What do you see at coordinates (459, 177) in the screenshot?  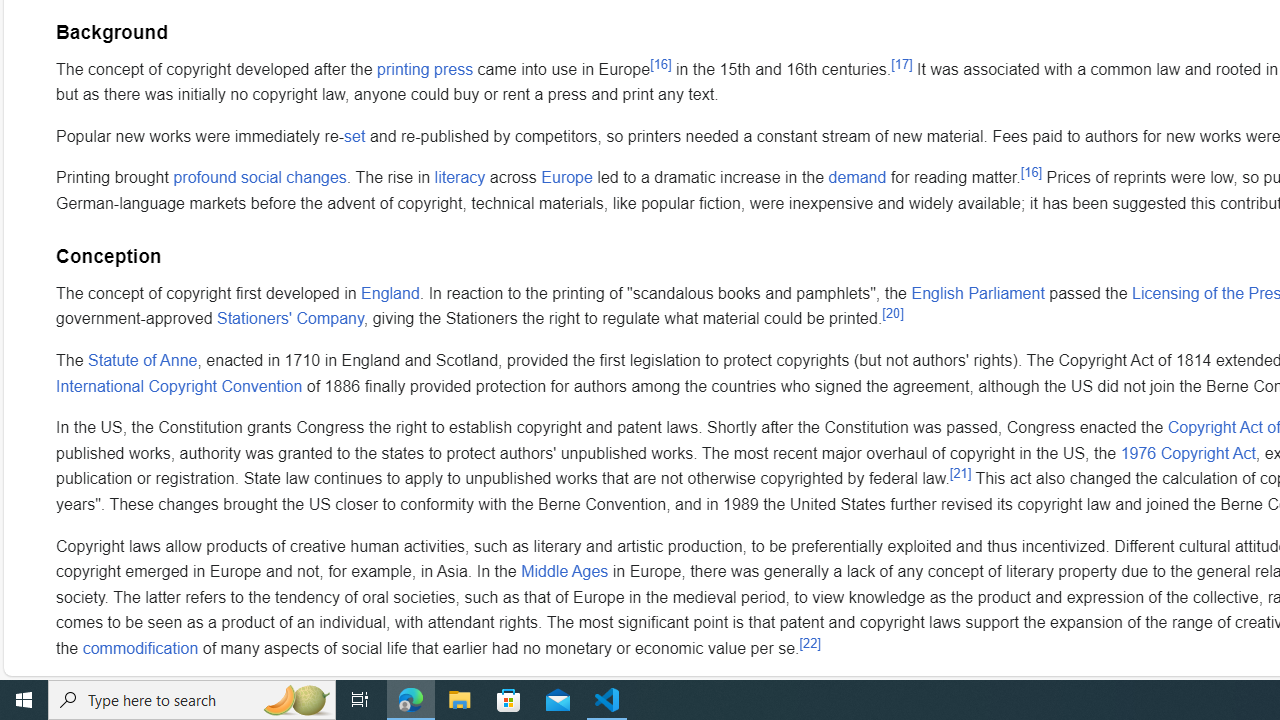 I see `'literacy'` at bounding box center [459, 177].